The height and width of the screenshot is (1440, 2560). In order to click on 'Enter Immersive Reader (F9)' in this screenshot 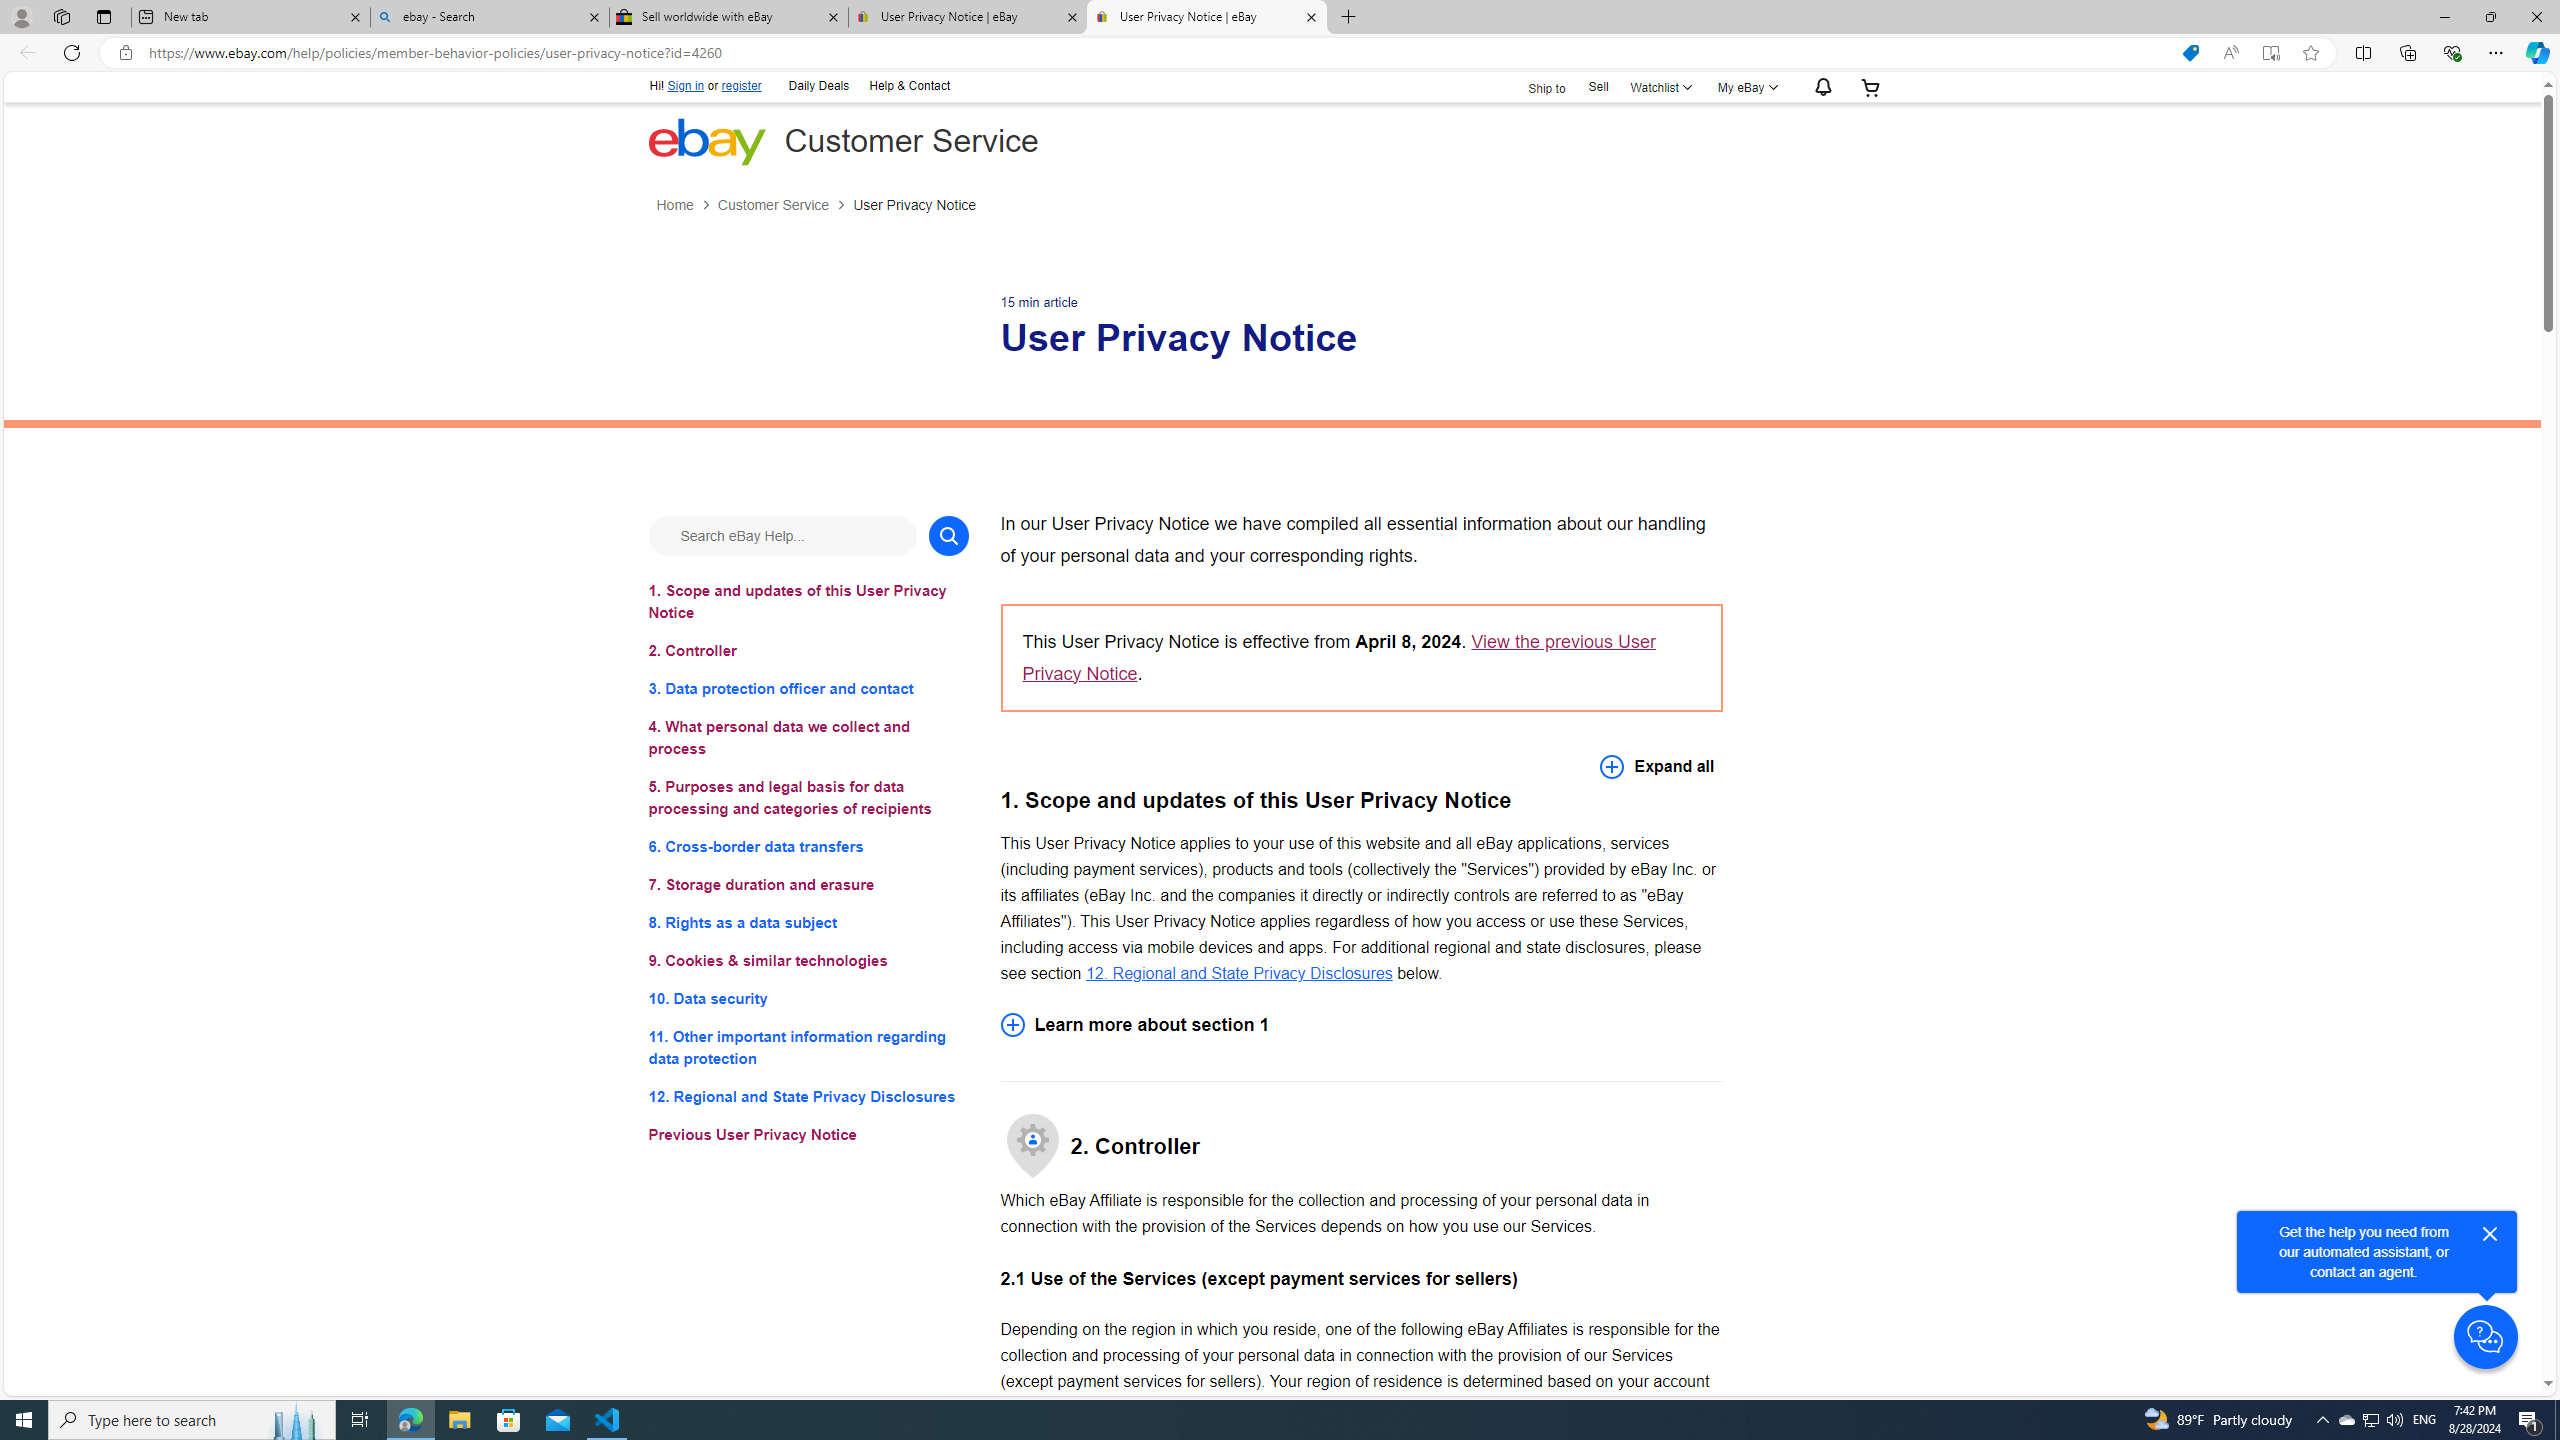, I will do `click(2270, 53)`.